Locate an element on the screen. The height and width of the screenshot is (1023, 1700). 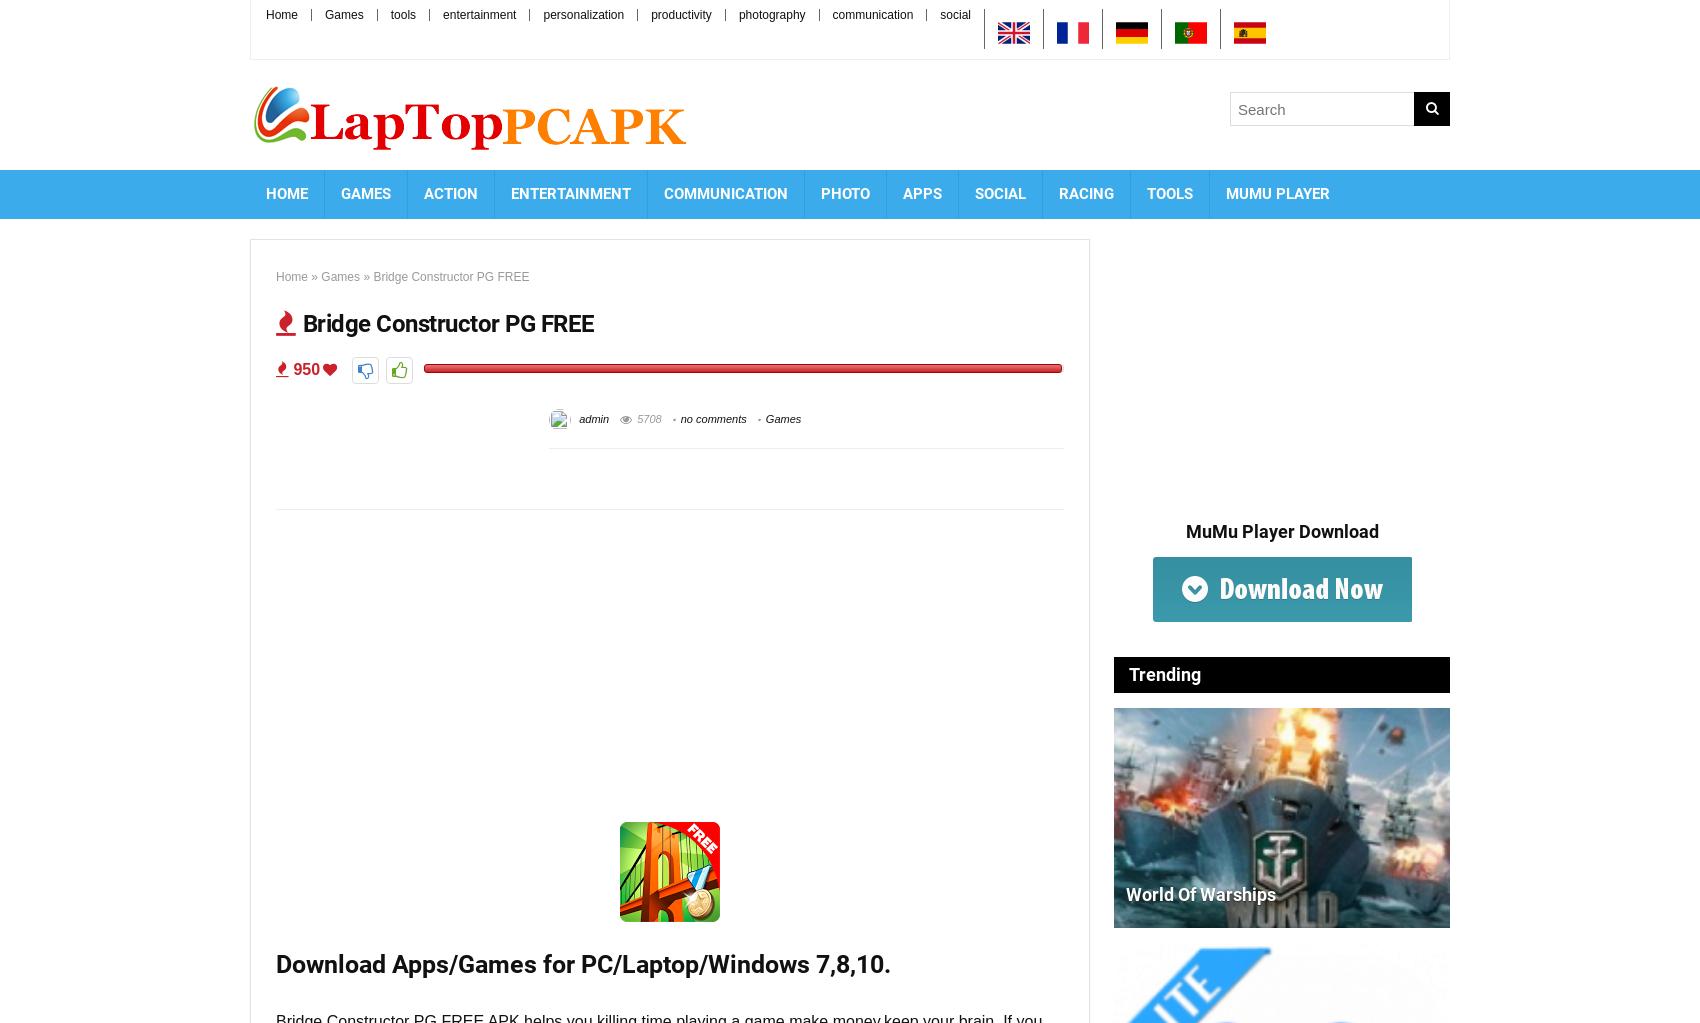
'World Of Warships' is located at coordinates (1200, 894).